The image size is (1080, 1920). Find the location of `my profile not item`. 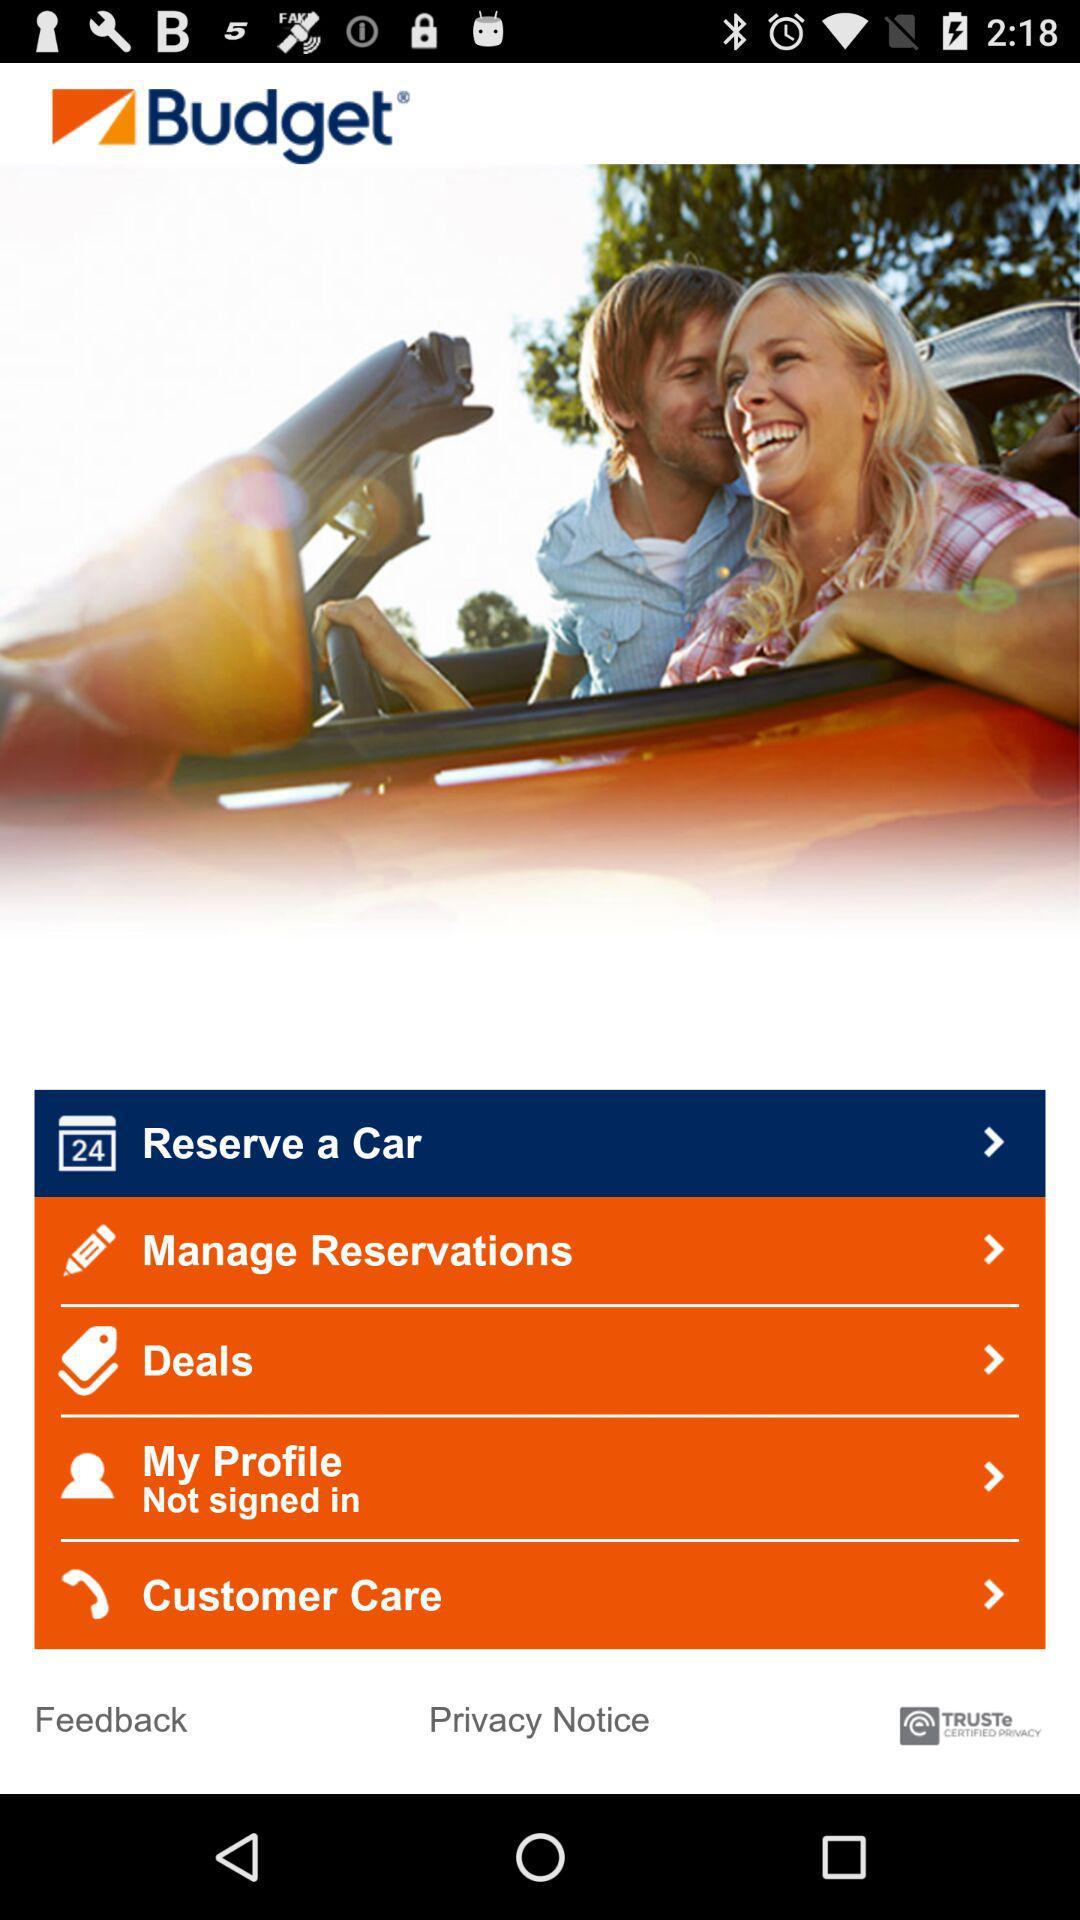

my profile not item is located at coordinates (540, 1478).